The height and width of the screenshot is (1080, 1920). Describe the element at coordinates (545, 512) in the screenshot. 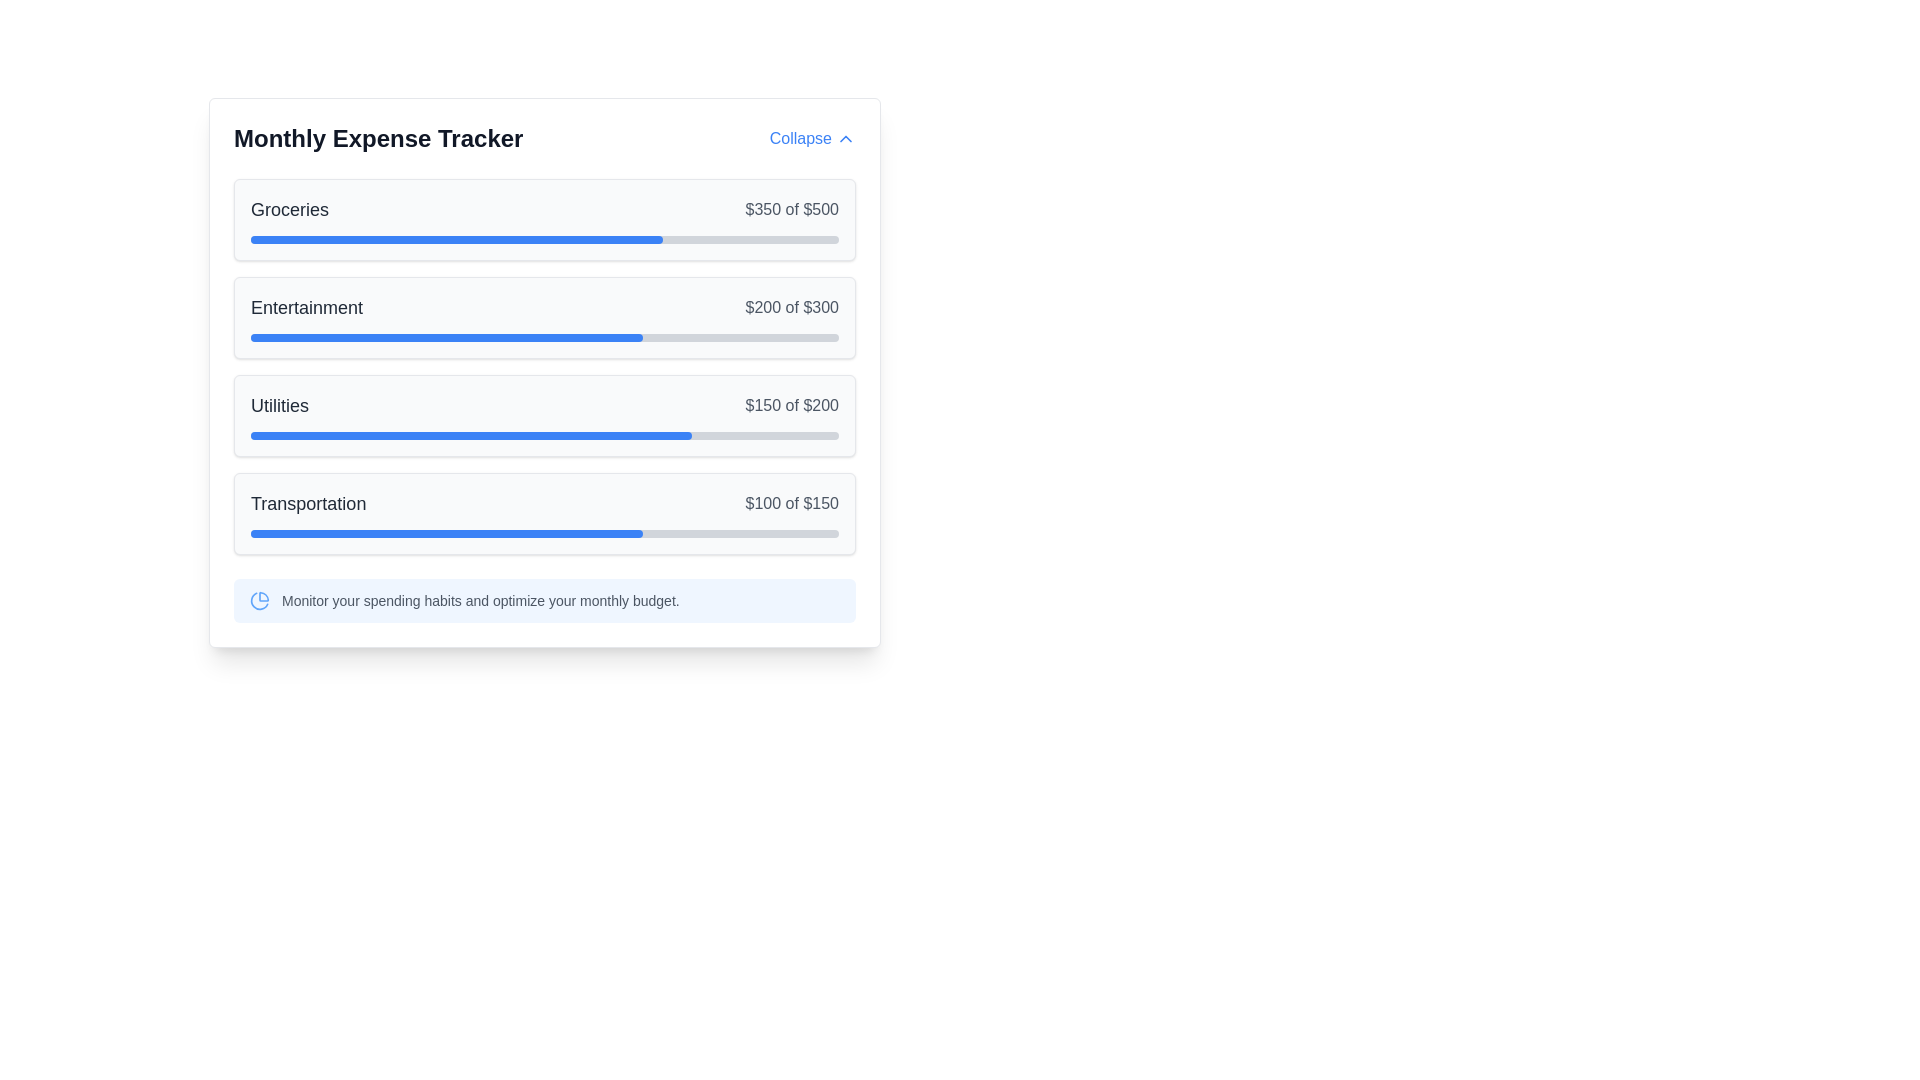

I see `the Budget tracker card for 'Transportation', which displays a total allocation of $150 and an already used amount of $100, located at the bottom of the list of expense categories in the 'Monthly Expense Tracker'` at that location.